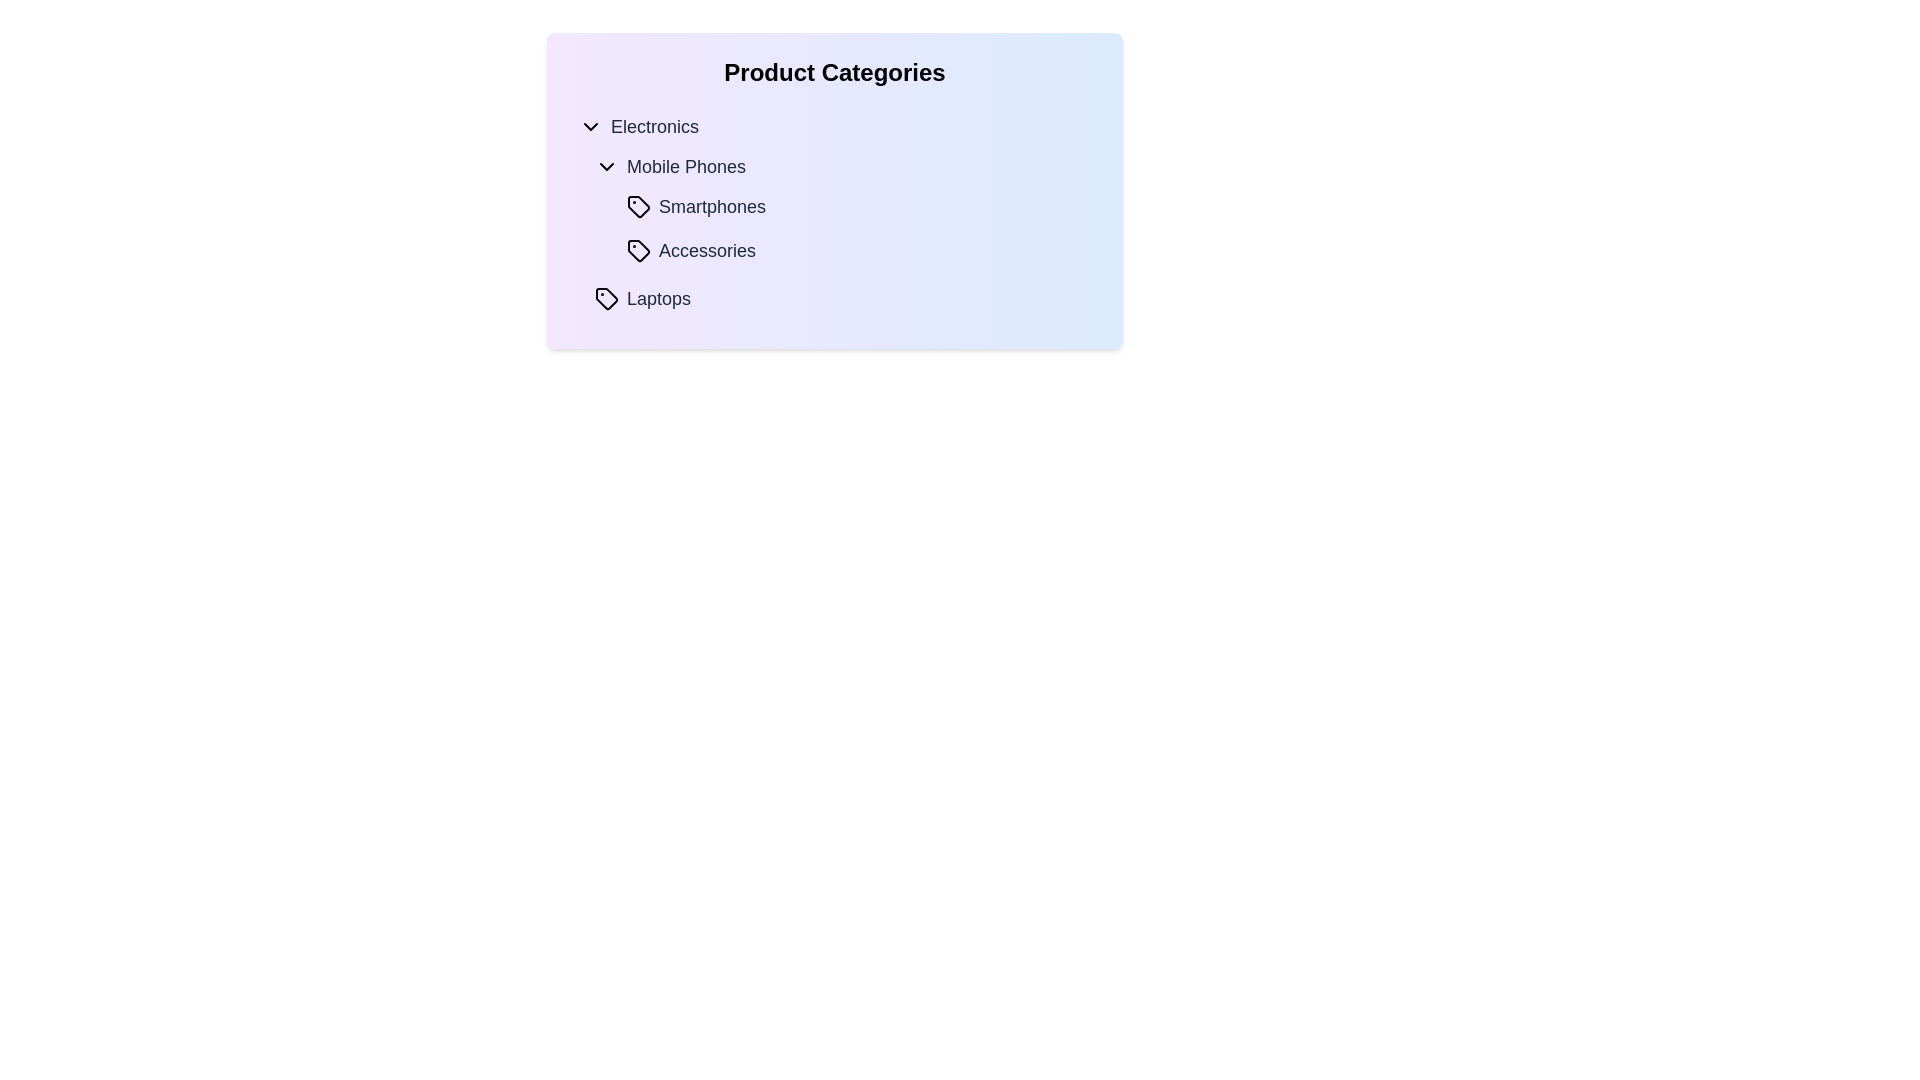 The height and width of the screenshot is (1080, 1920). I want to click on the 'Accessories' link within the 'Mobile Phones' category to trigger its hover effect, so click(859, 249).